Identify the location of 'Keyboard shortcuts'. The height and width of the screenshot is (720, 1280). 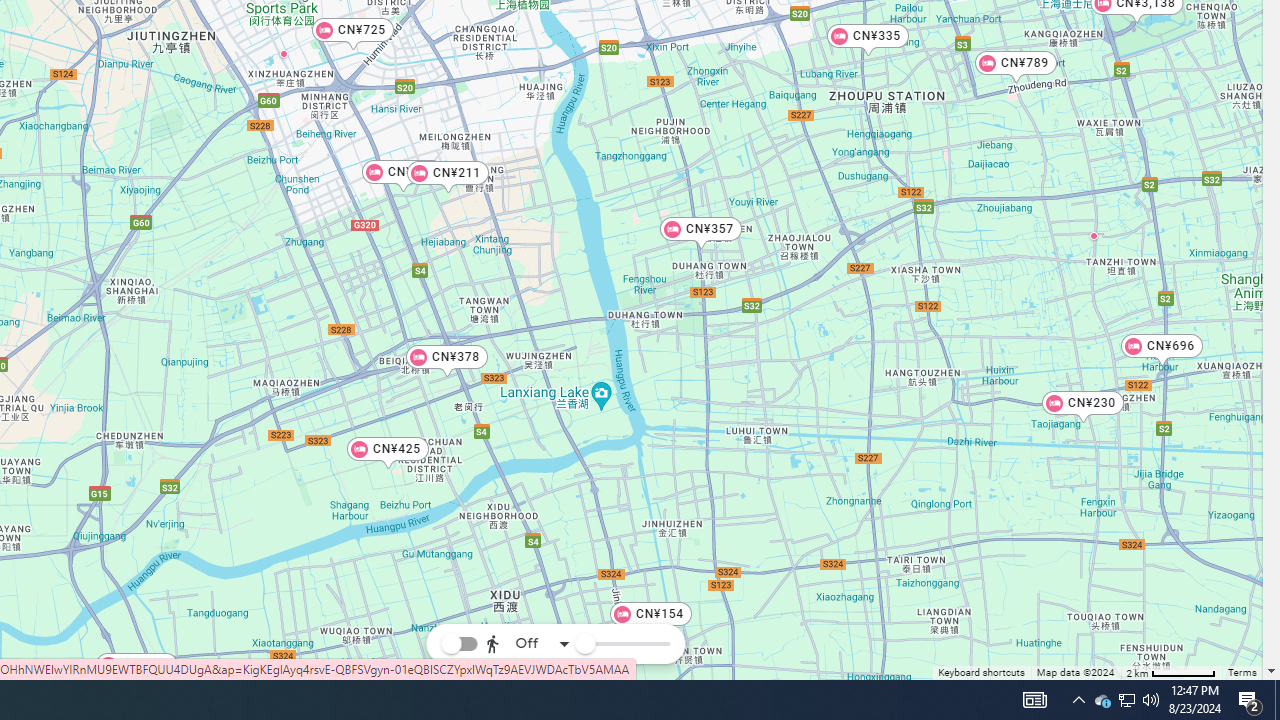
(981, 673).